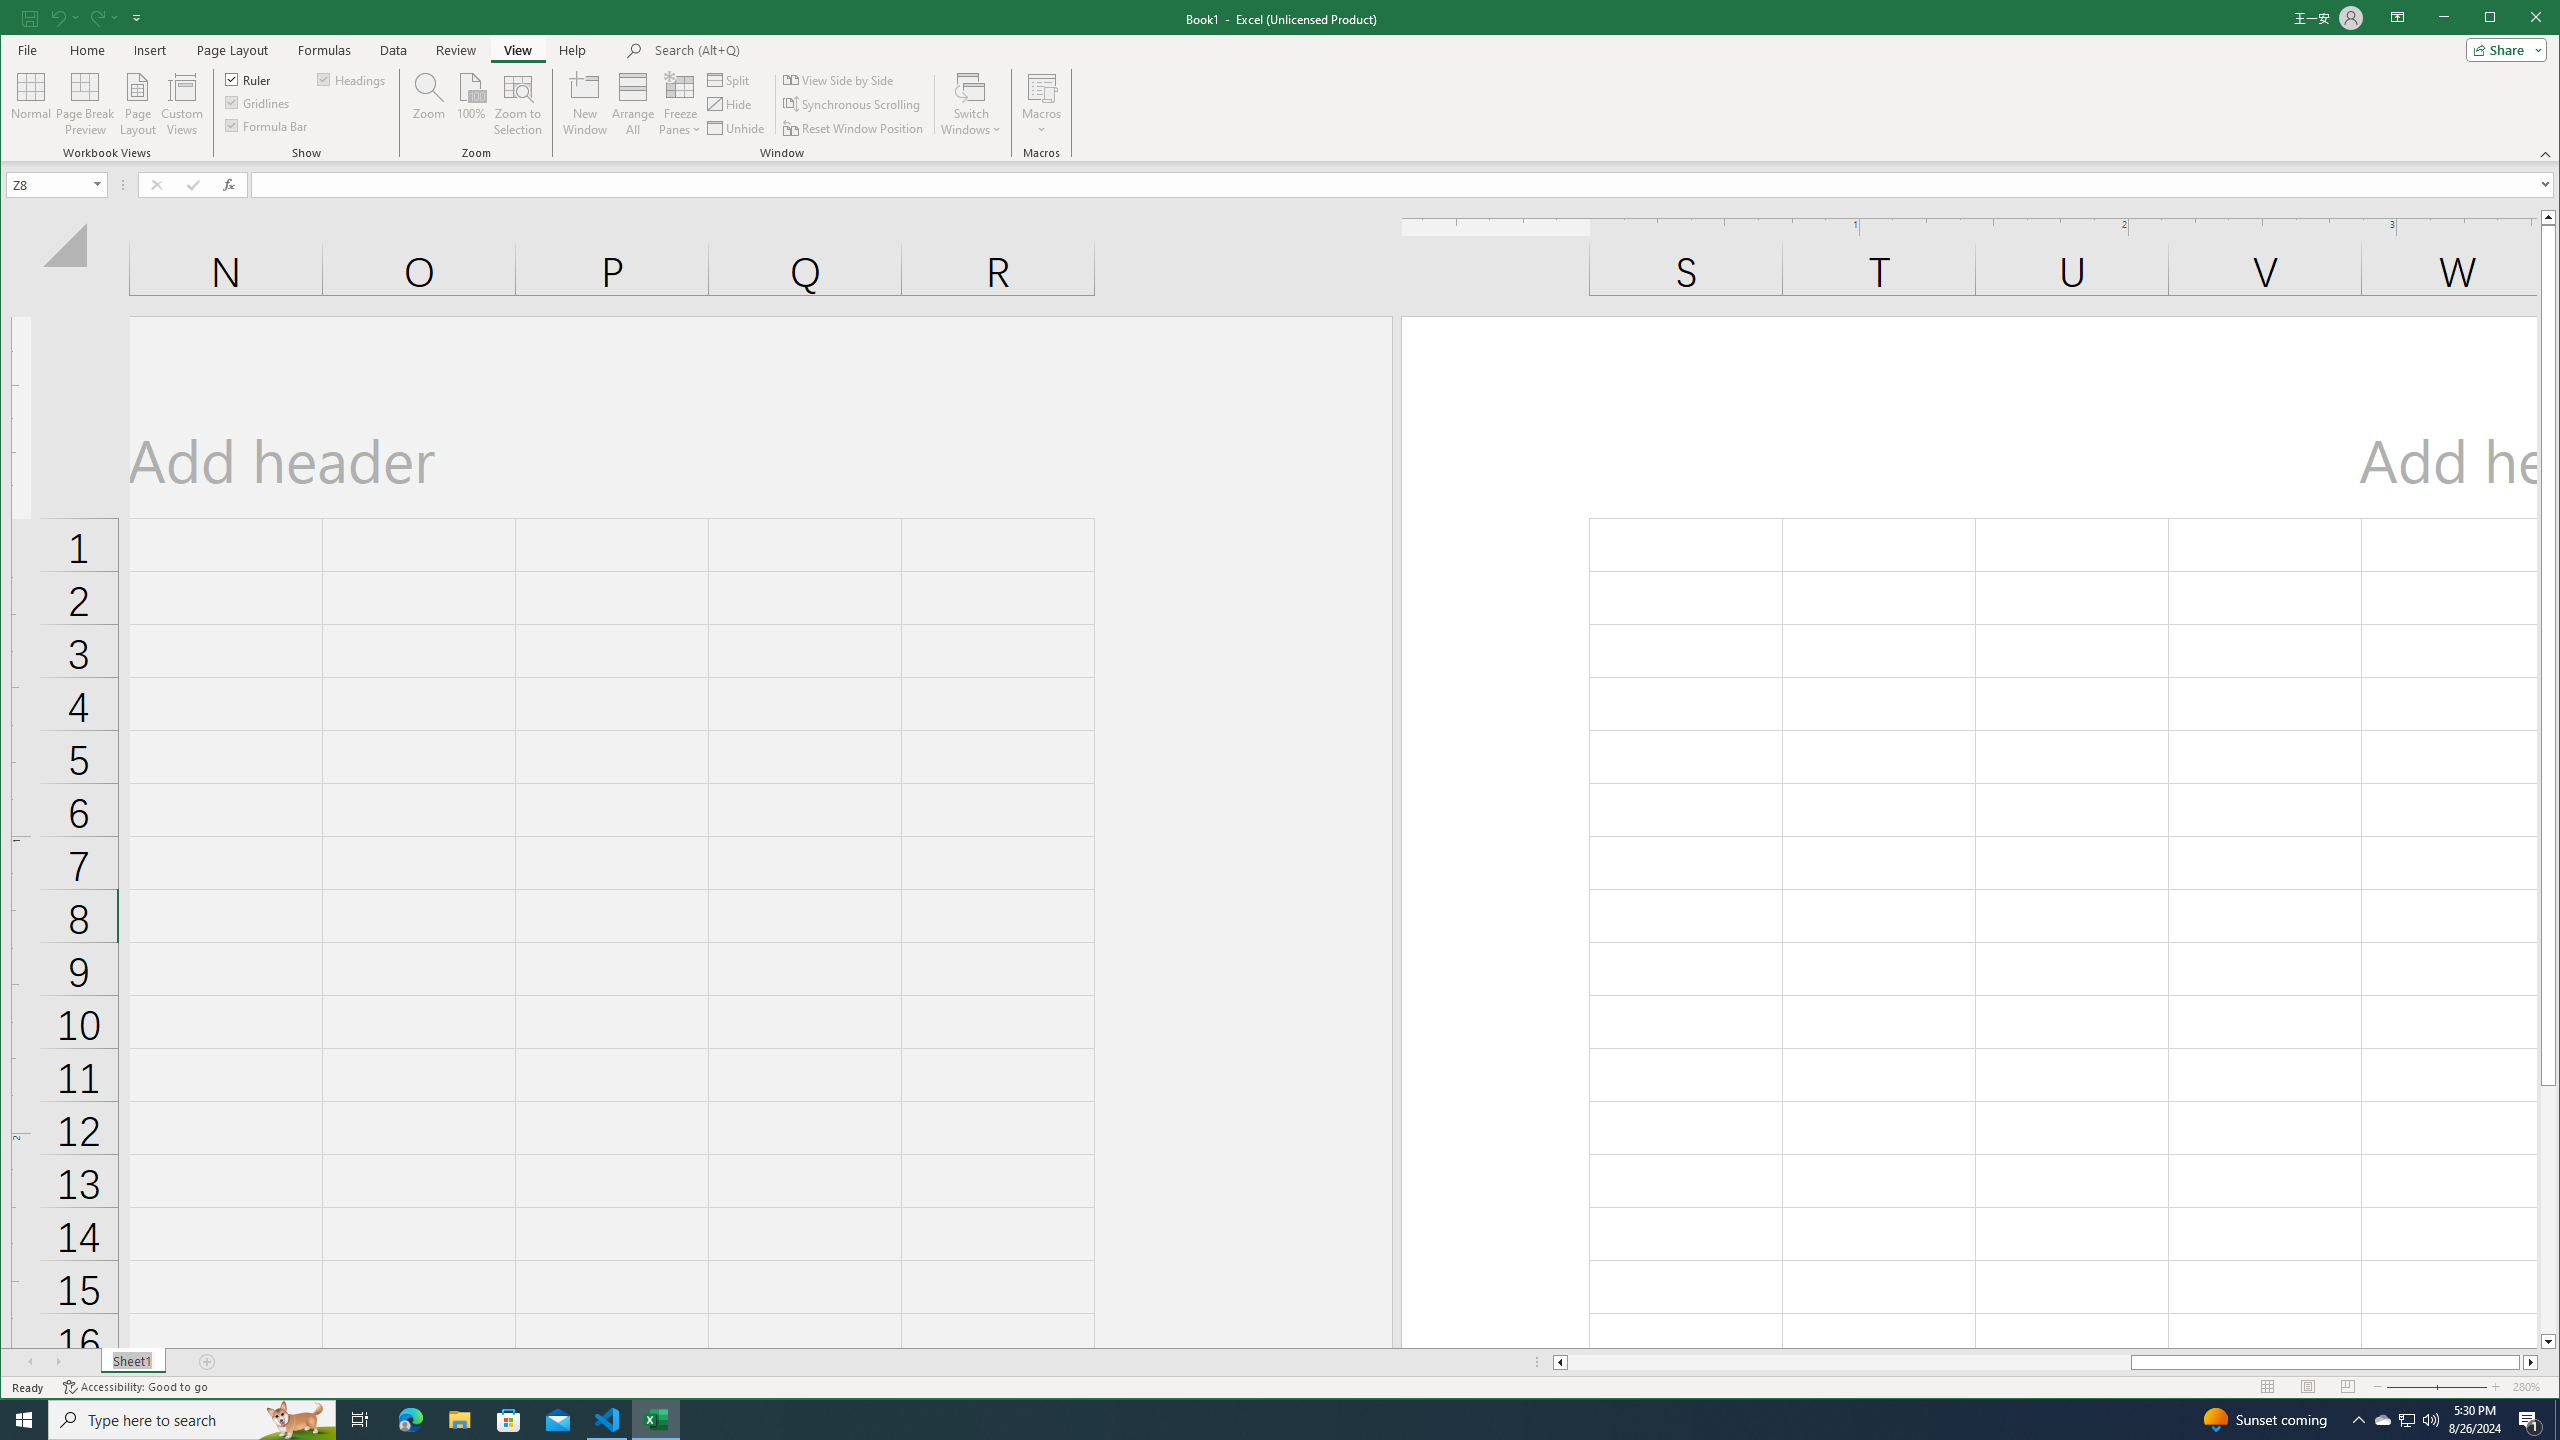 This screenshot has height=1440, width=2560. What do you see at coordinates (852, 104) in the screenshot?
I see `'Synchronous Scrolling'` at bounding box center [852, 104].